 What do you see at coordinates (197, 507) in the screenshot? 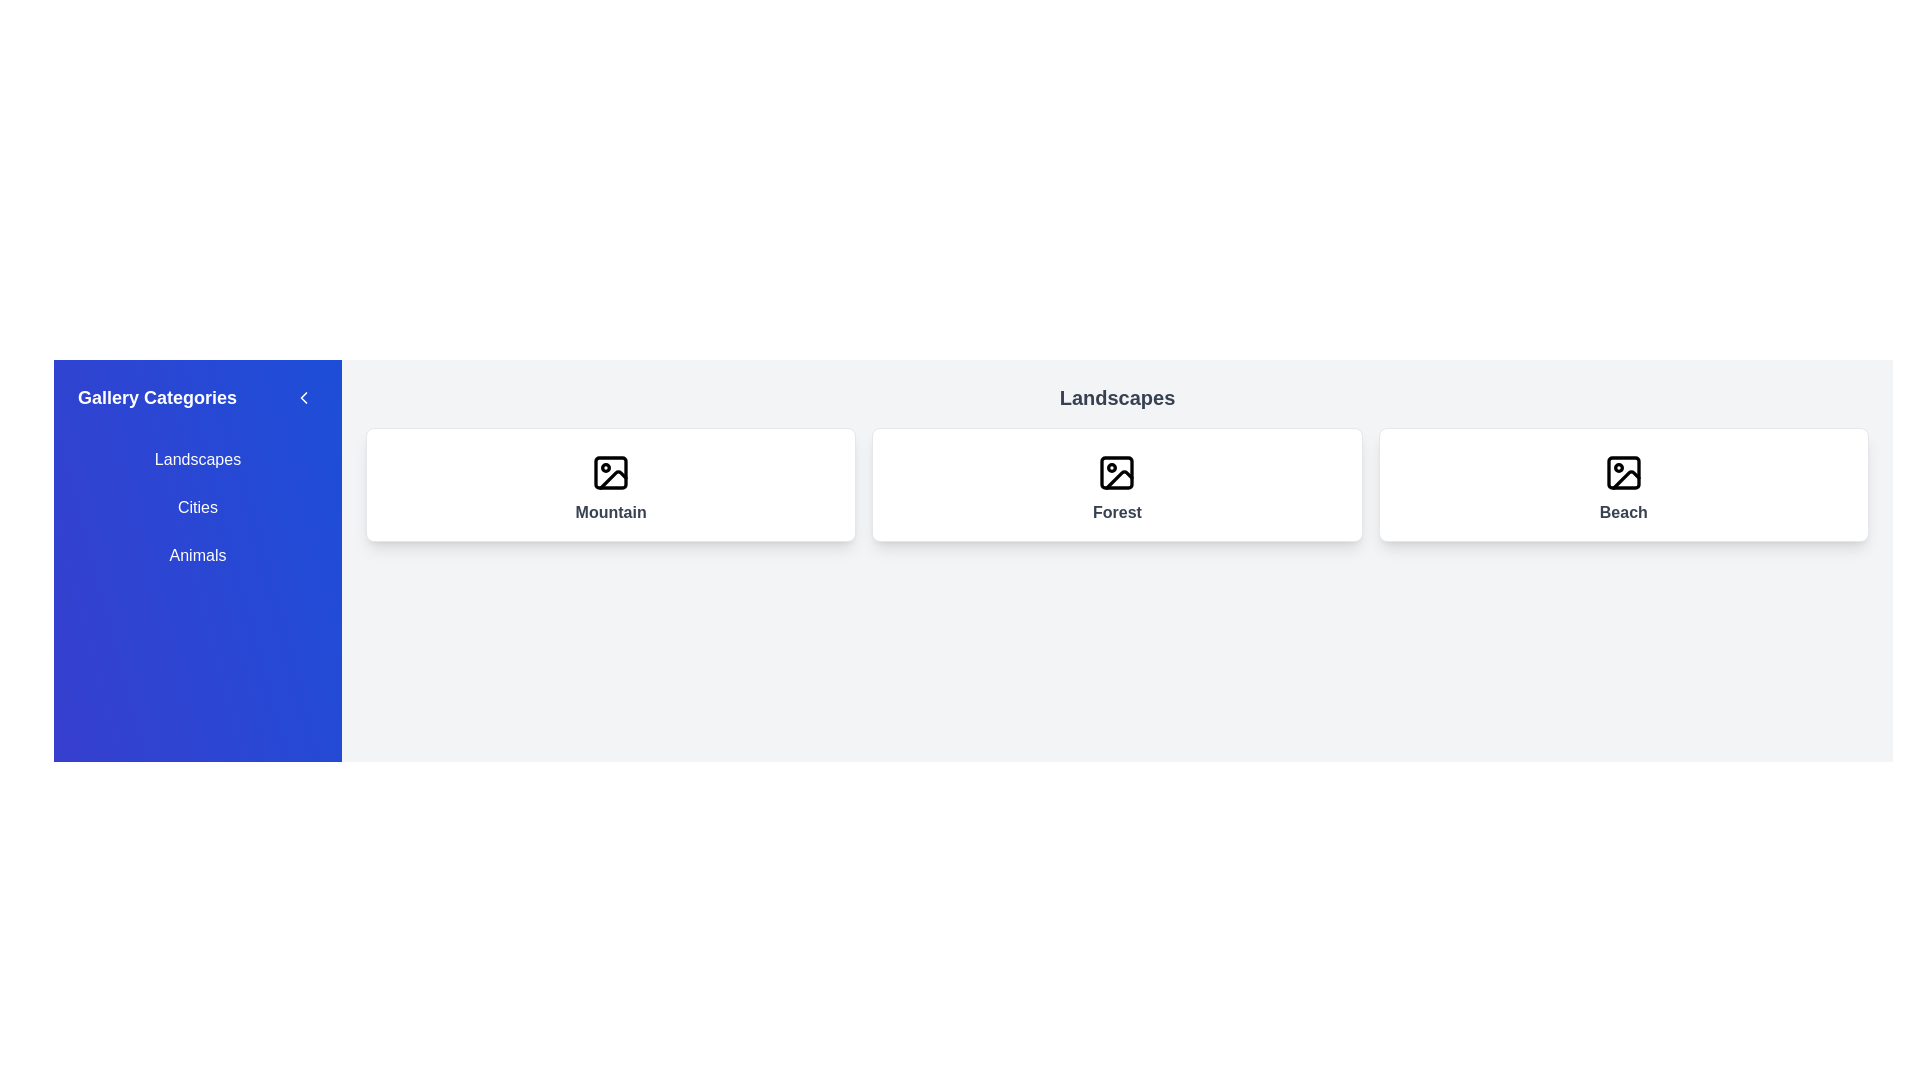
I see `the 'Cities' button, which is a blue button with rounded corners and white text, located in the sidebar titled 'Gallery Categories'` at bounding box center [197, 507].